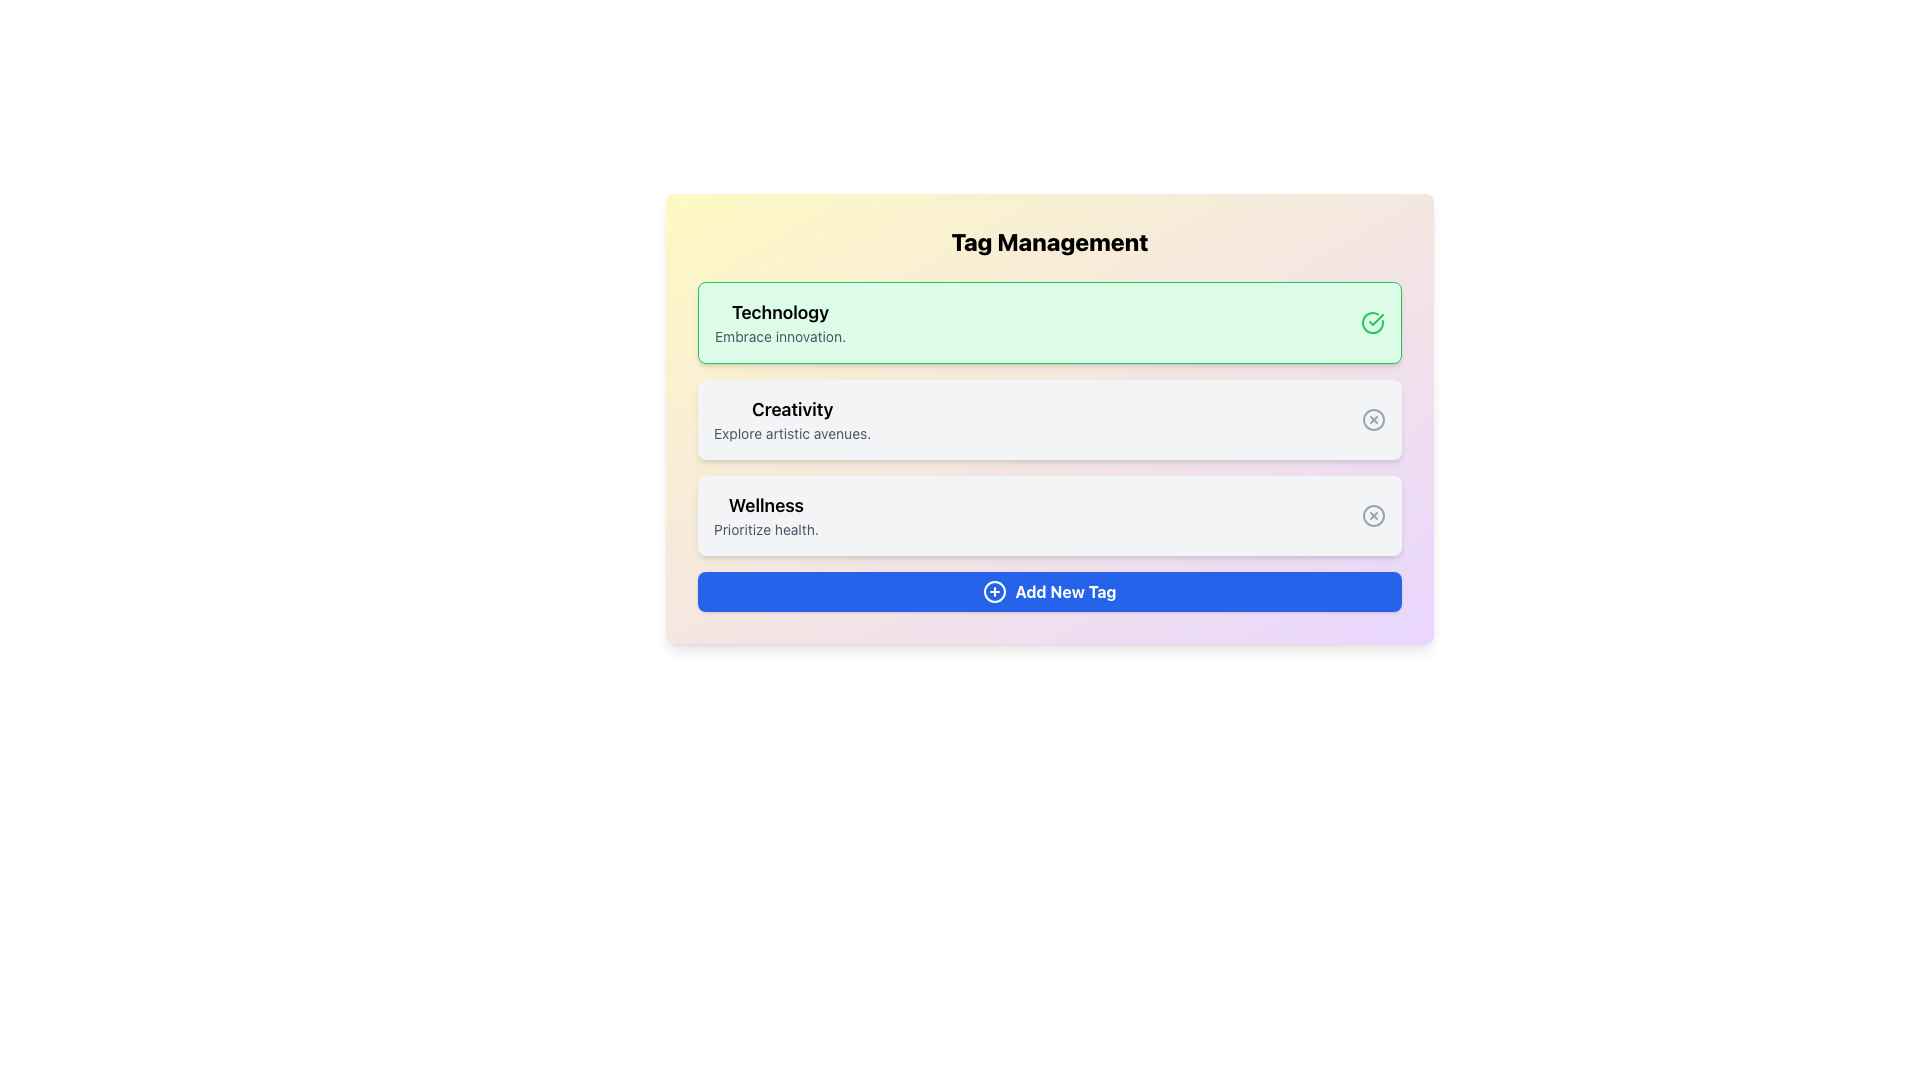 The width and height of the screenshot is (1920, 1080). I want to click on the Text Display element that provides the title and subtitle for the 'Technology' category, summarizing its purpose with the phrase 'Embrace innovation.', so click(779, 322).